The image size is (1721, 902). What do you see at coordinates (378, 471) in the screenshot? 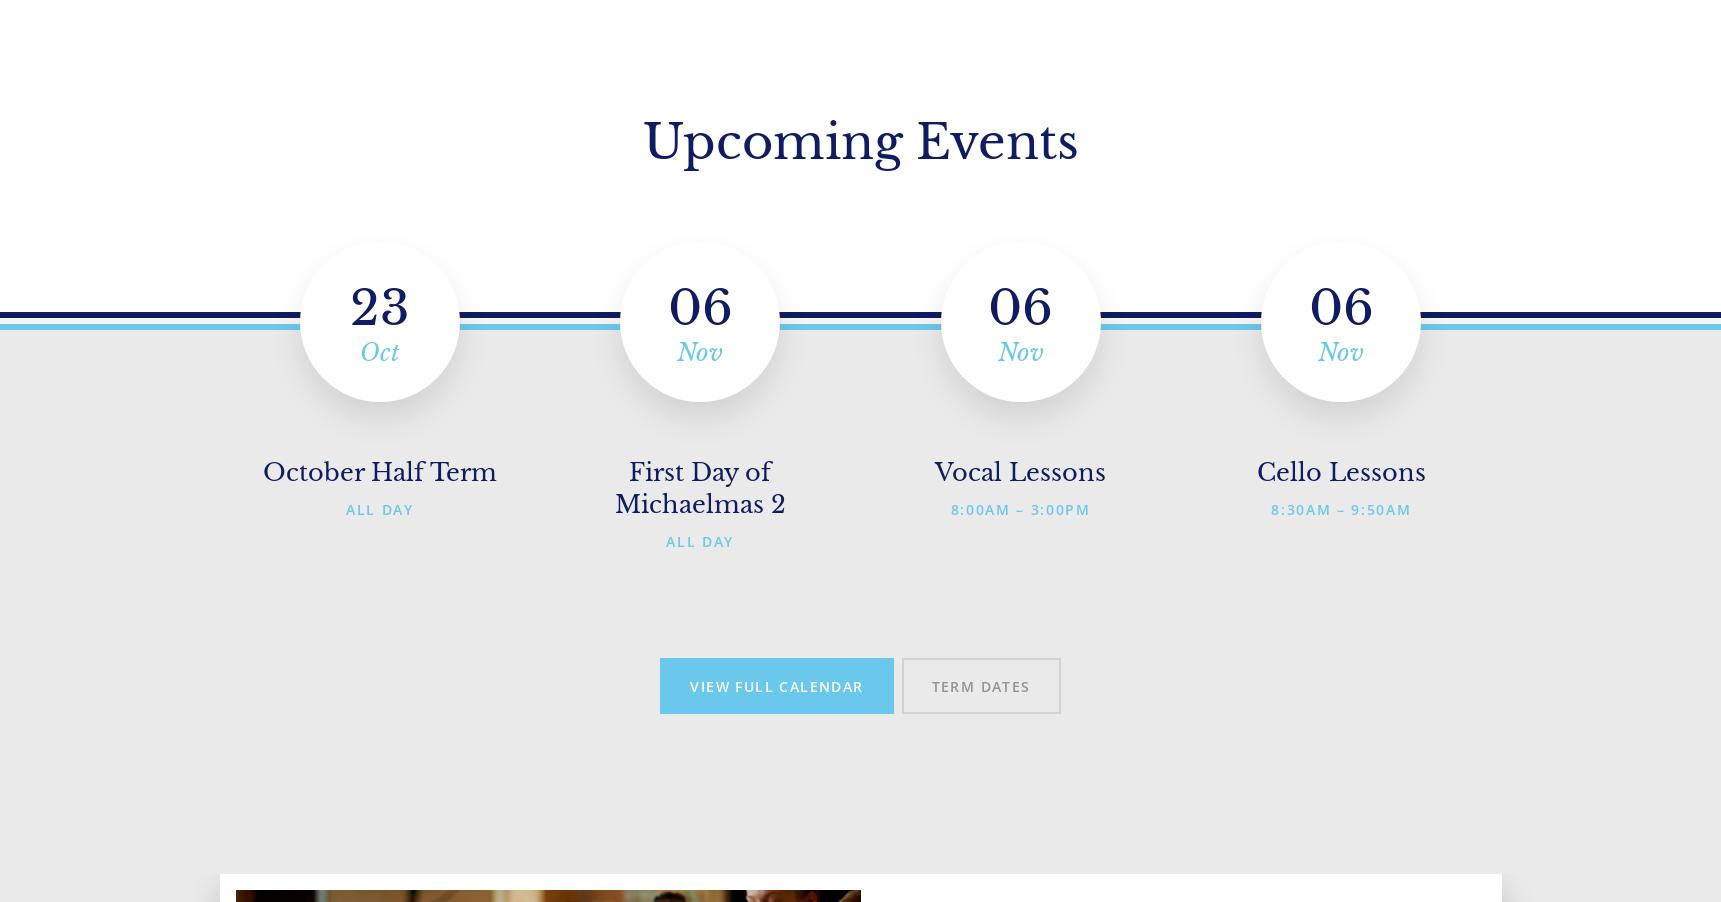
I see `'October Half Term'` at bounding box center [378, 471].